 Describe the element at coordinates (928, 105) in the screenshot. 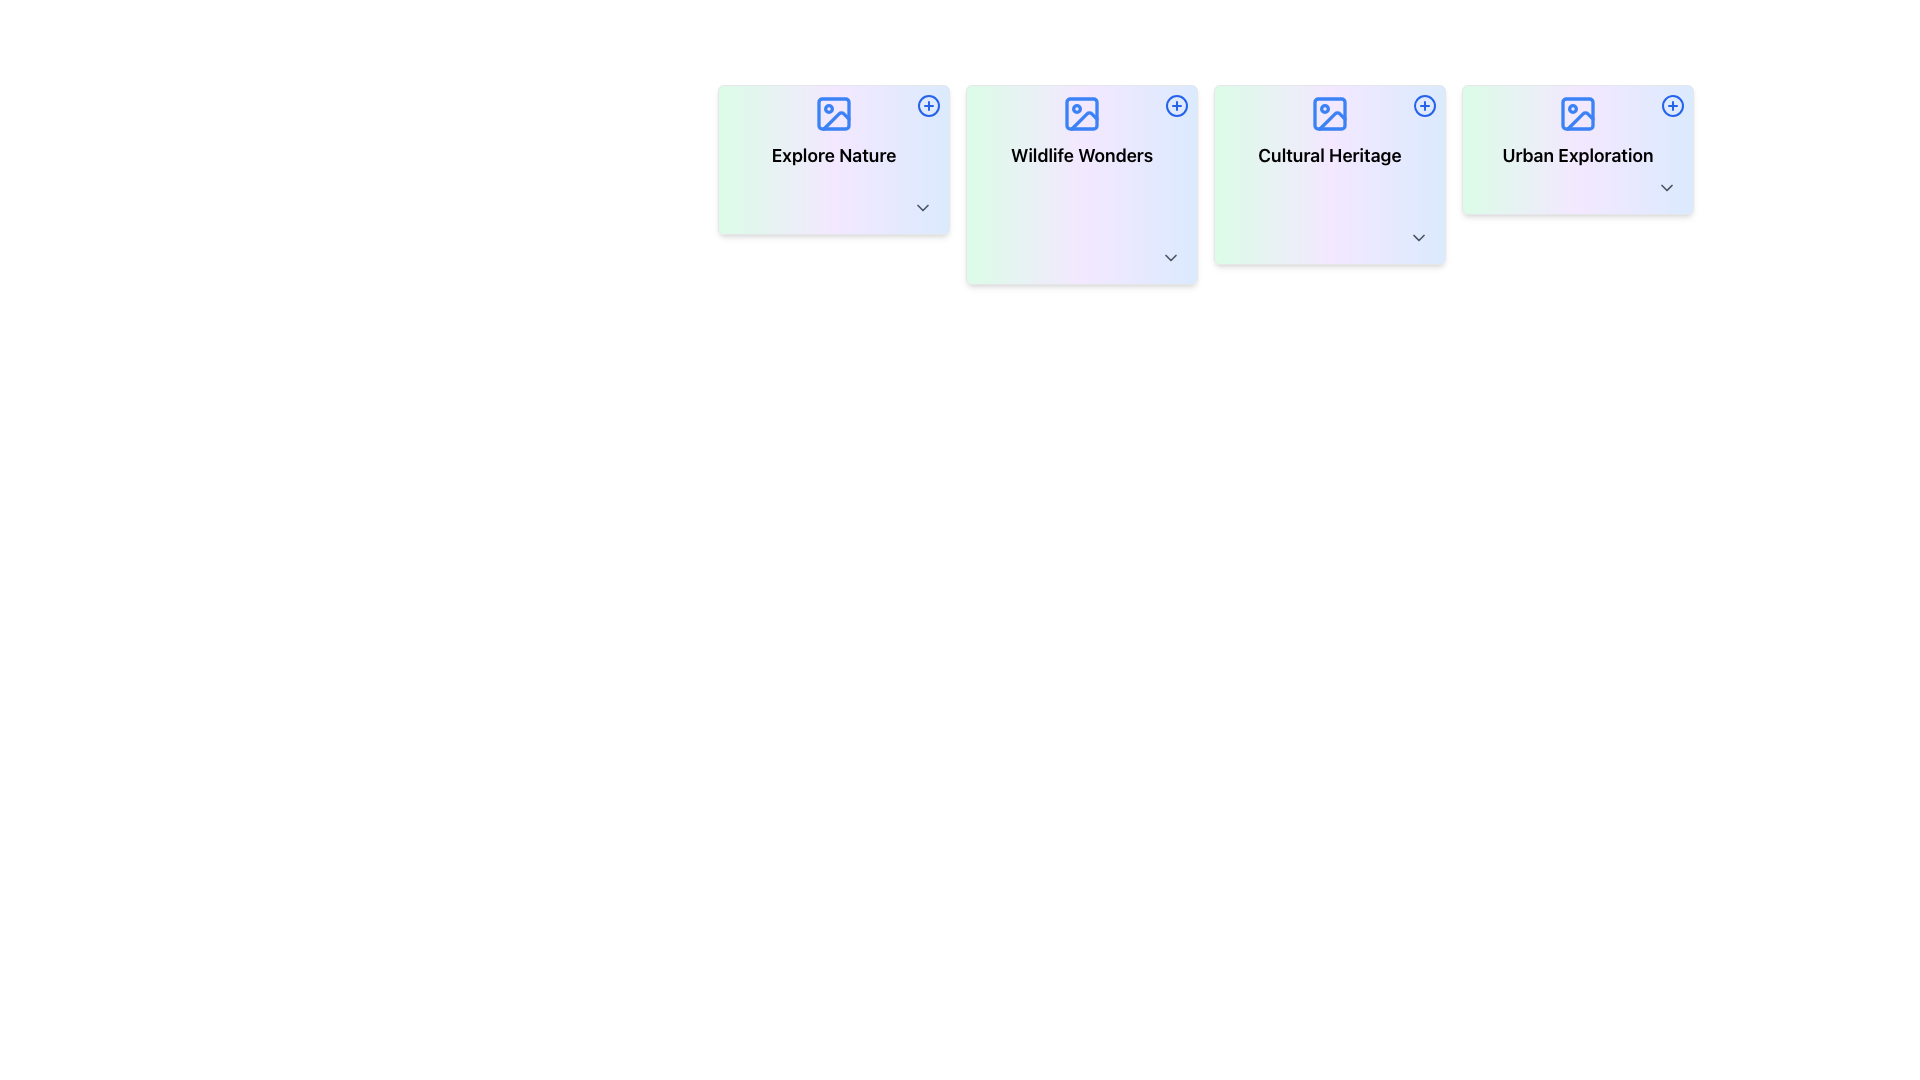

I see `the circular icon button with a blue outline and inner plus symbol located at the top-right corner of the 'Explore Nature' card` at that location.